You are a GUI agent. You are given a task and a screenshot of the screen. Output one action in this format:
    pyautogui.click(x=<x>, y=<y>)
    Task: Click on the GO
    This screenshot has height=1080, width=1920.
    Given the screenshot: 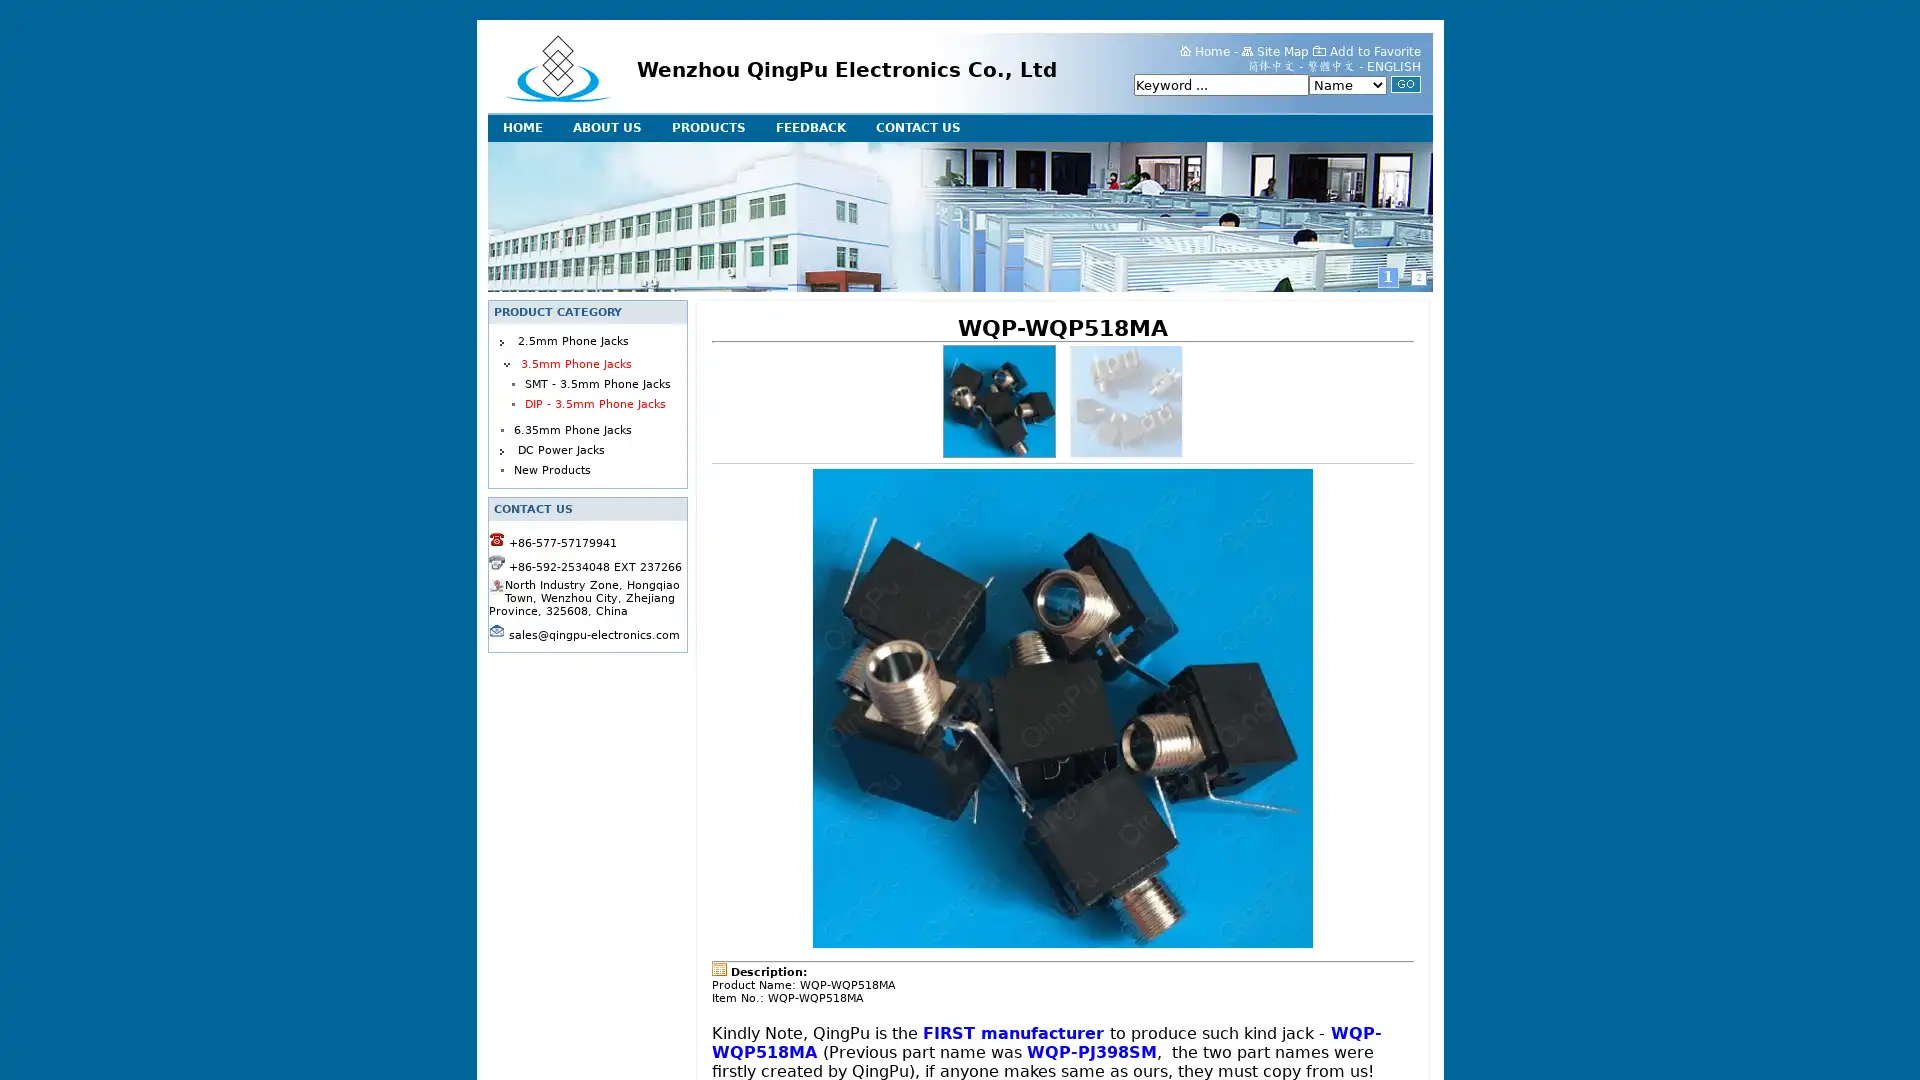 What is the action you would take?
    pyautogui.click(x=1404, y=83)
    